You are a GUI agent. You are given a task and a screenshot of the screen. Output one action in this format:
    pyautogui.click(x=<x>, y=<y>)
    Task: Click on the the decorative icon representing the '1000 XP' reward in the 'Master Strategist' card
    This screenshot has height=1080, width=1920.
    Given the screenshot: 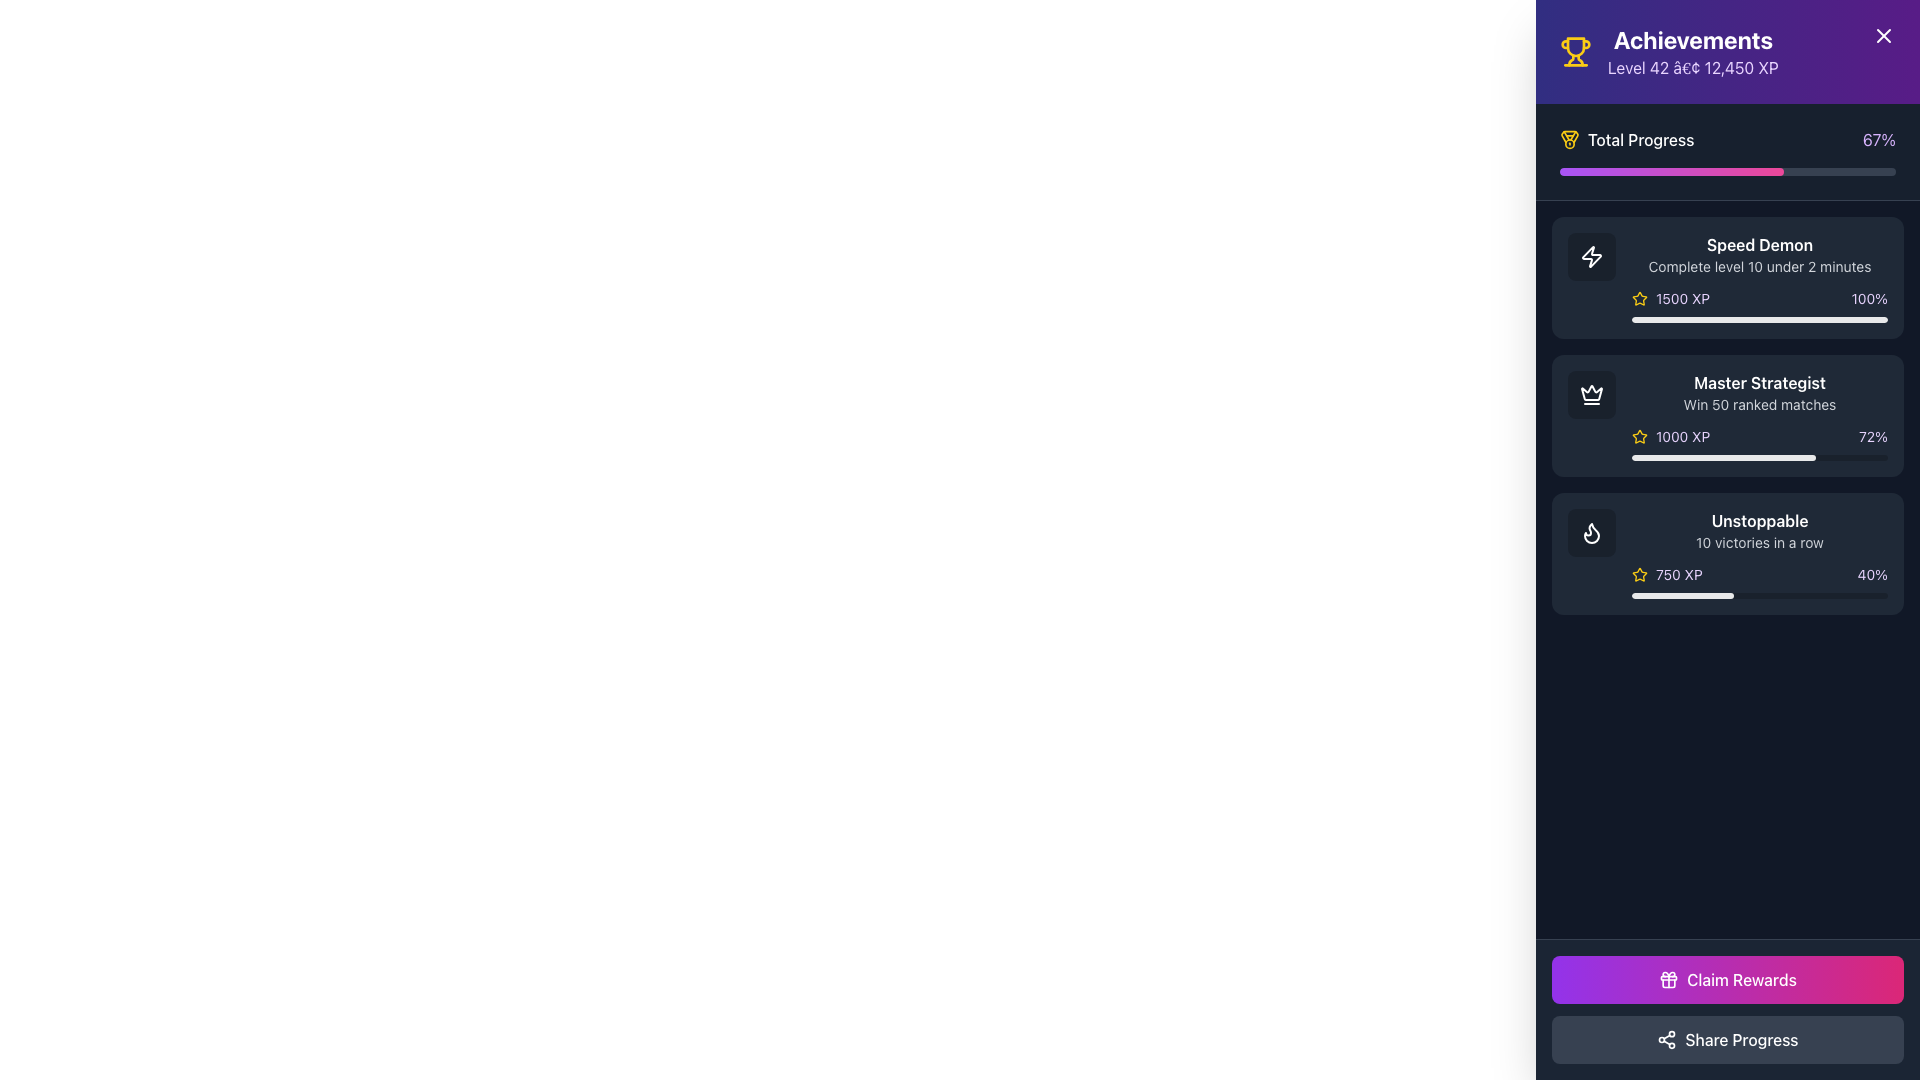 What is the action you would take?
    pyautogui.click(x=1640, y=435)
    